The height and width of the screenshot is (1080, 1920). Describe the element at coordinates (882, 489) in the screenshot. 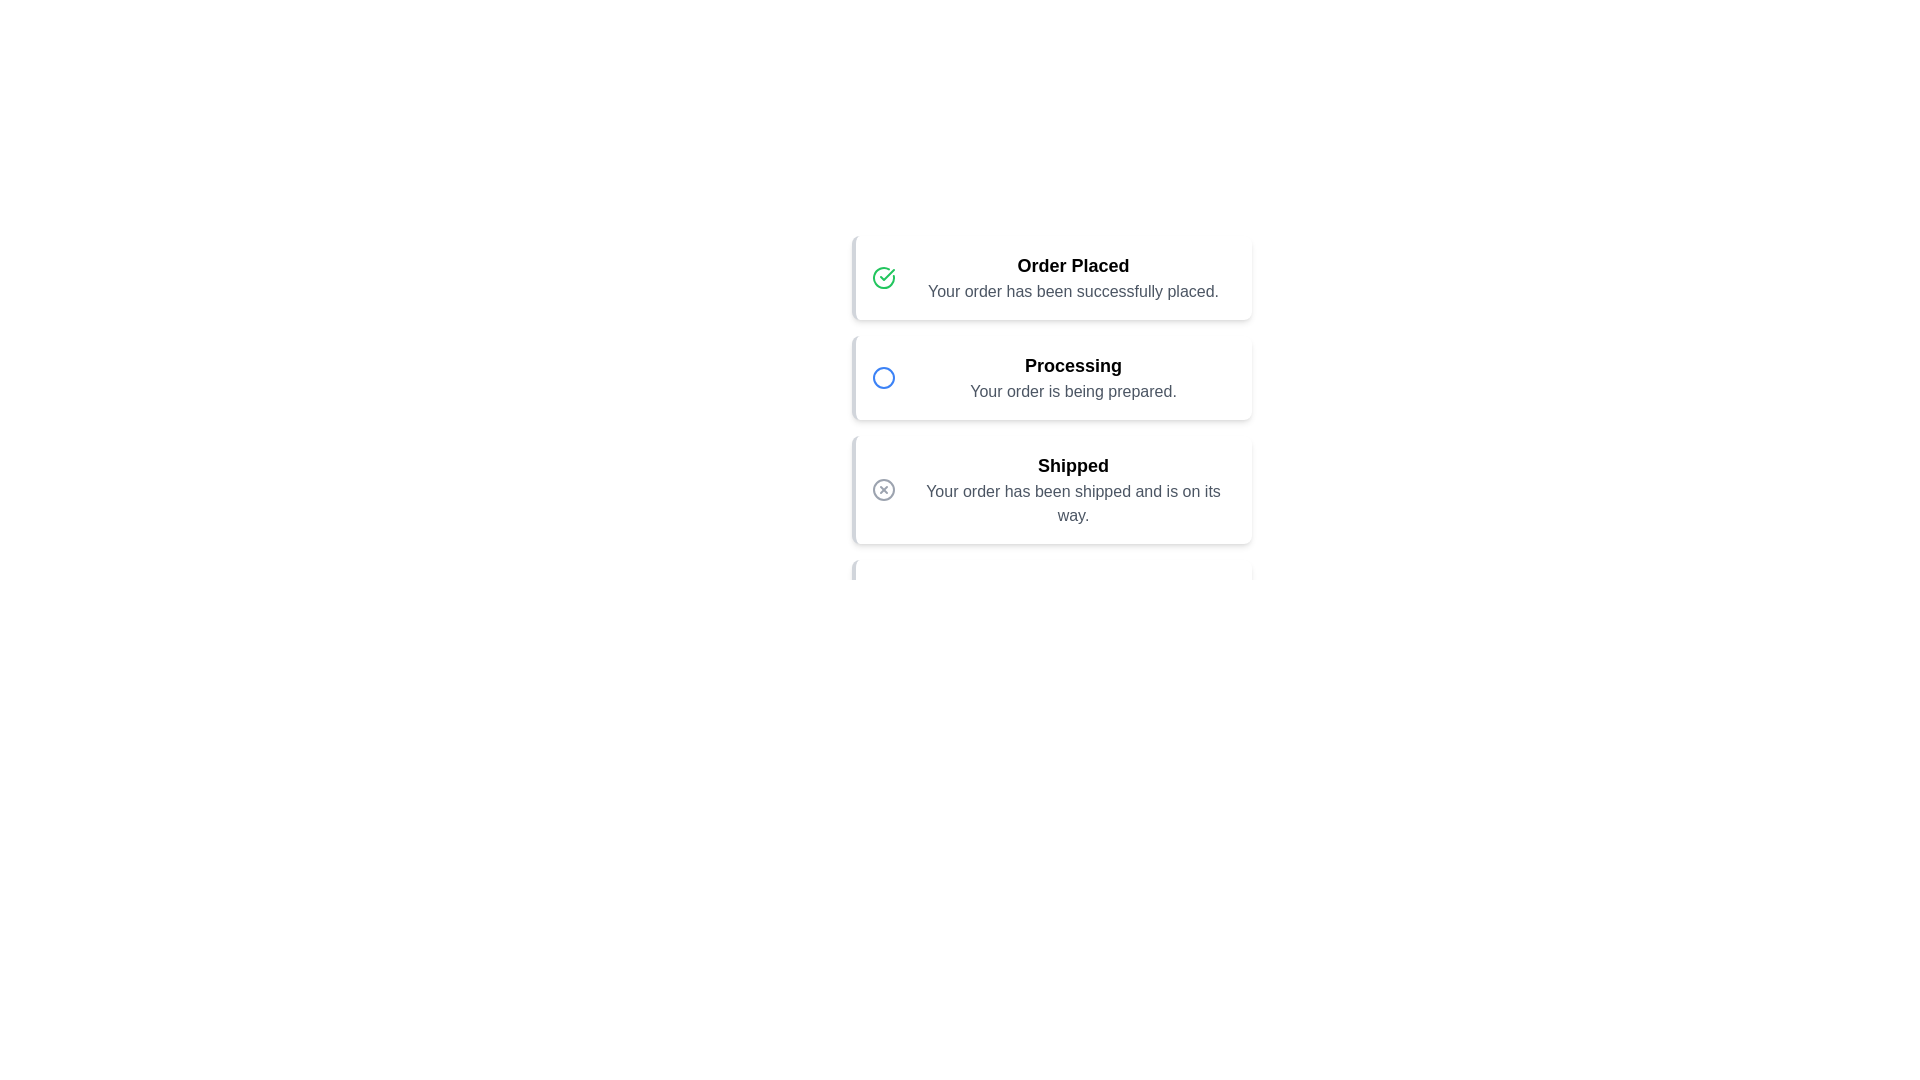

I see `the status icon of the step with title Shipped` at that location.